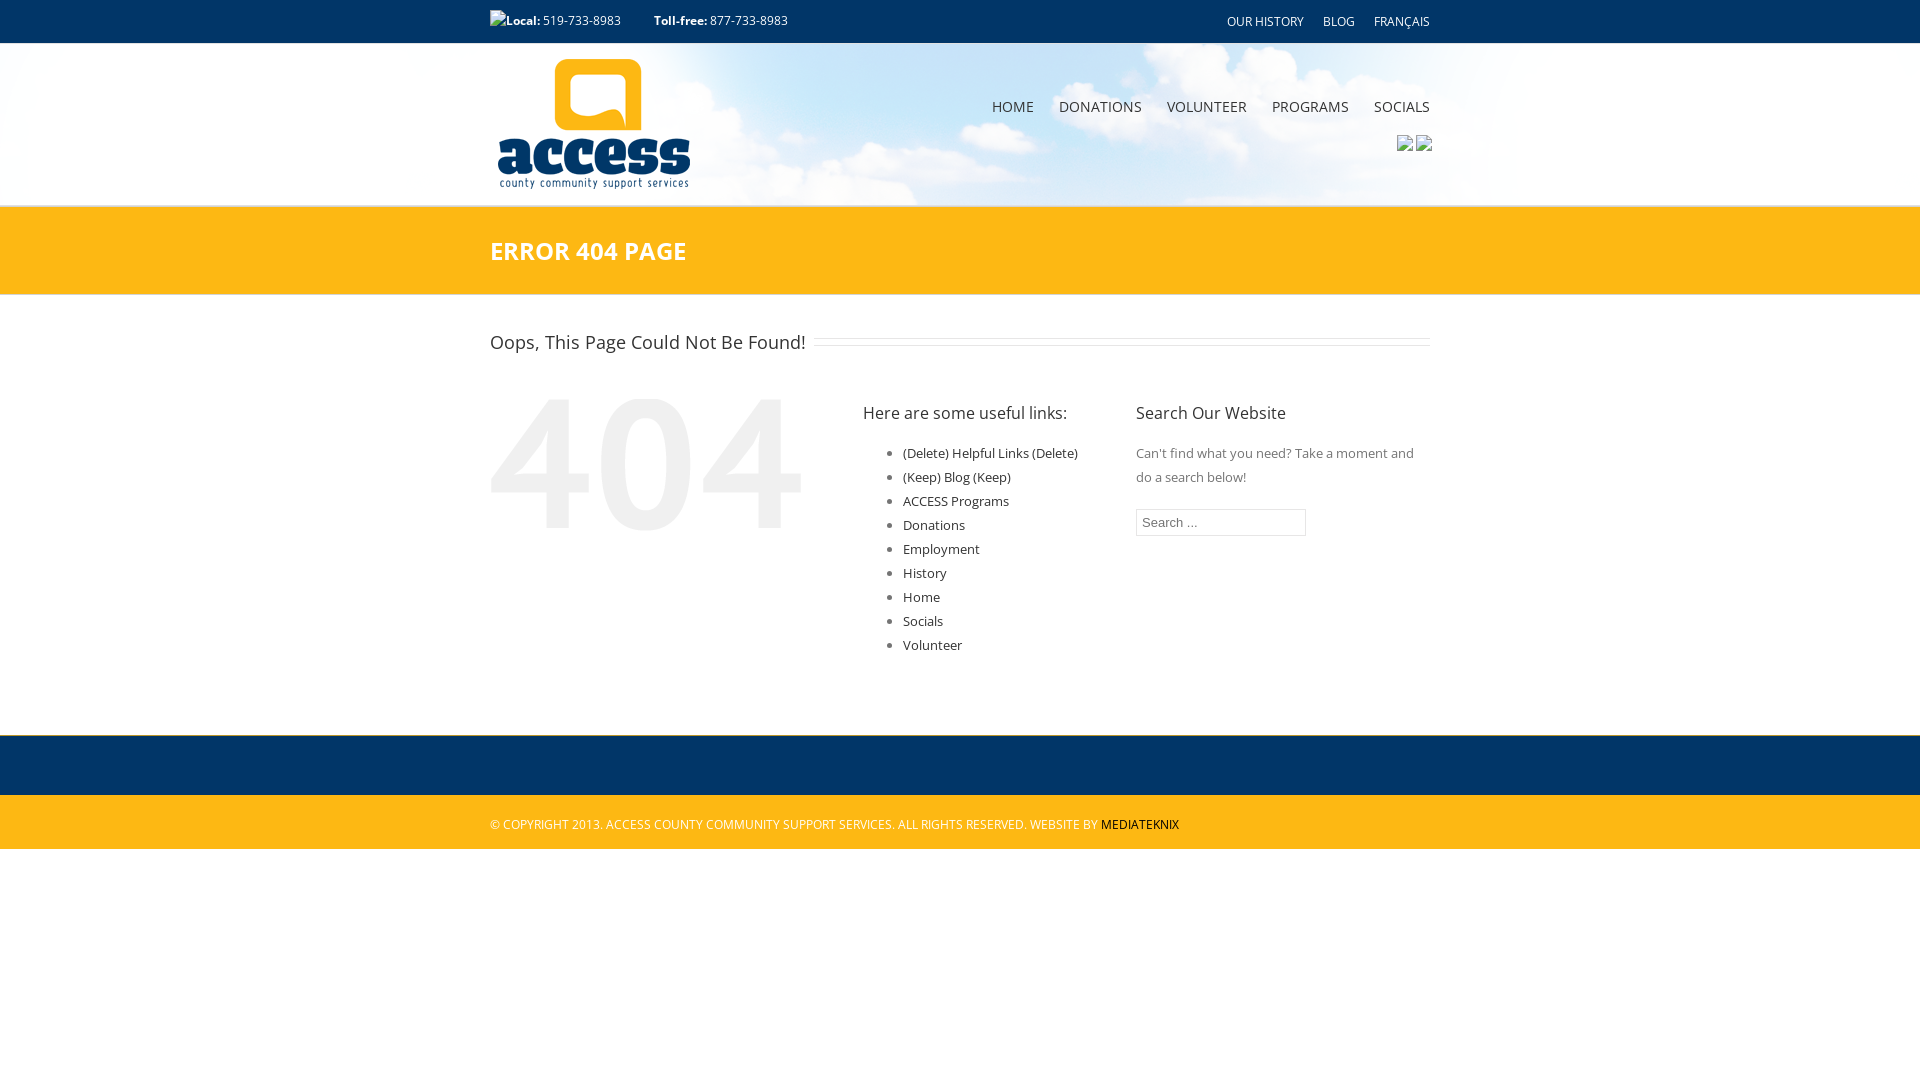  Describe the element at coordinates (901, 548) in the screenshot. I see `'Employment'` at that location.